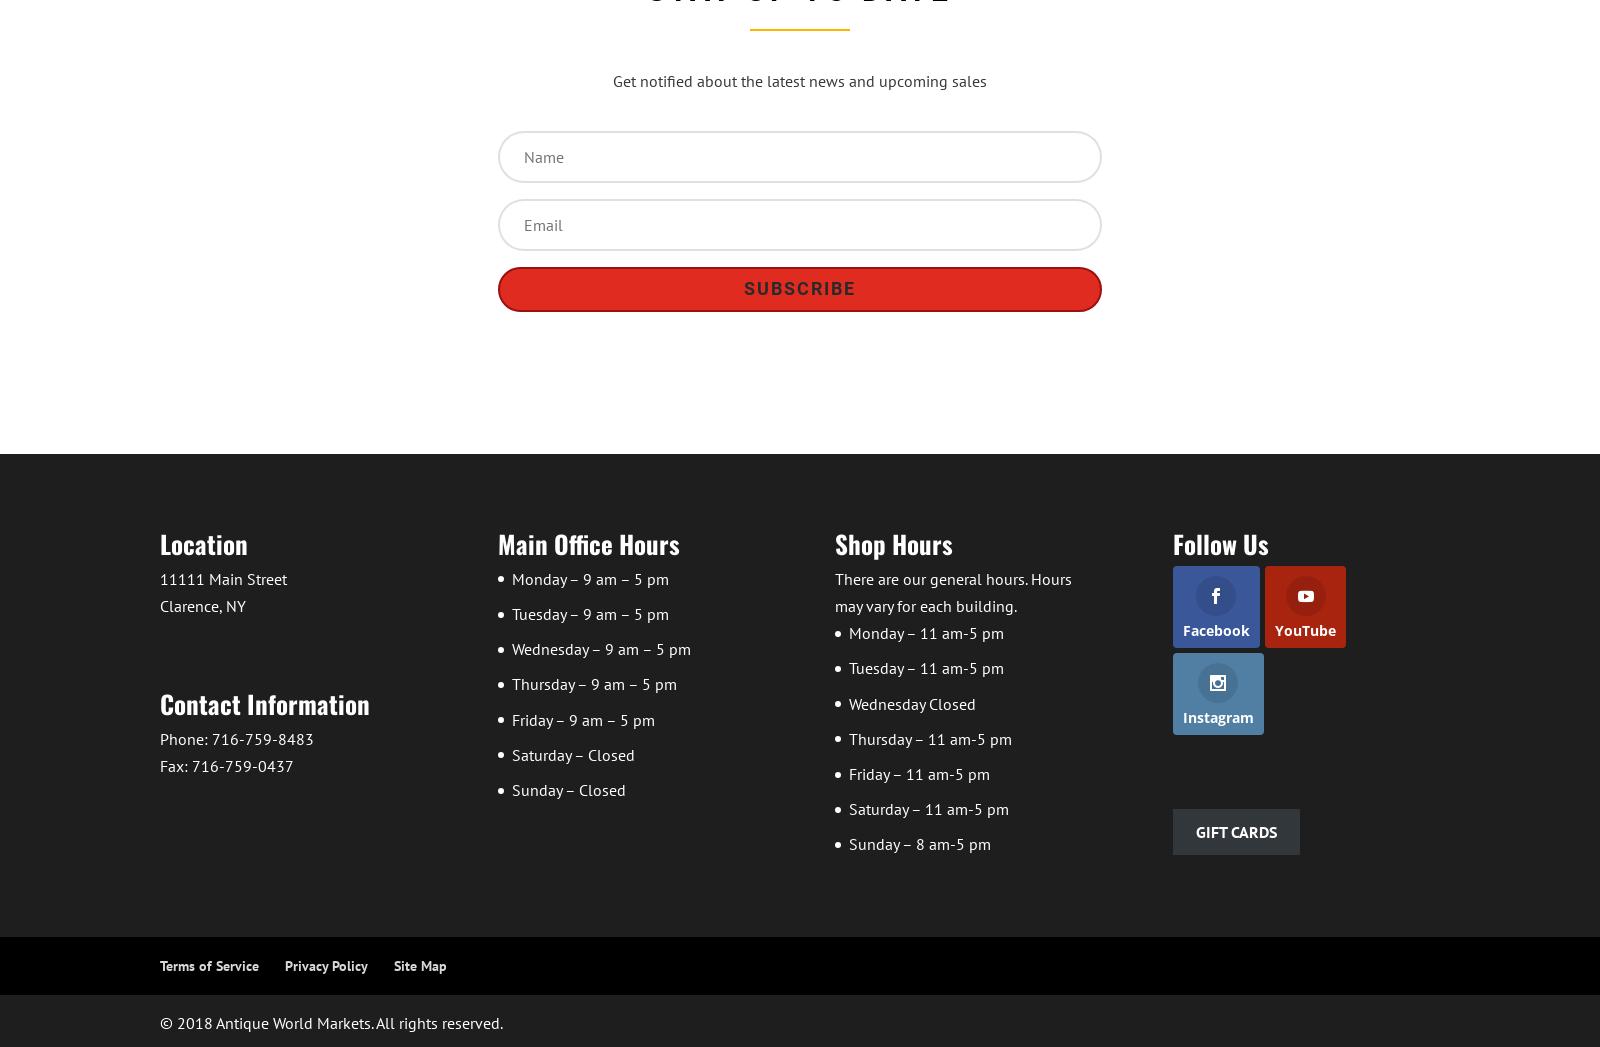 The image size is (1600, 1047). What do you see at coordinates (236, 738) in the screenshot?
I see `'Phone: 716-759-8483'` at bounding box center [236, 738].